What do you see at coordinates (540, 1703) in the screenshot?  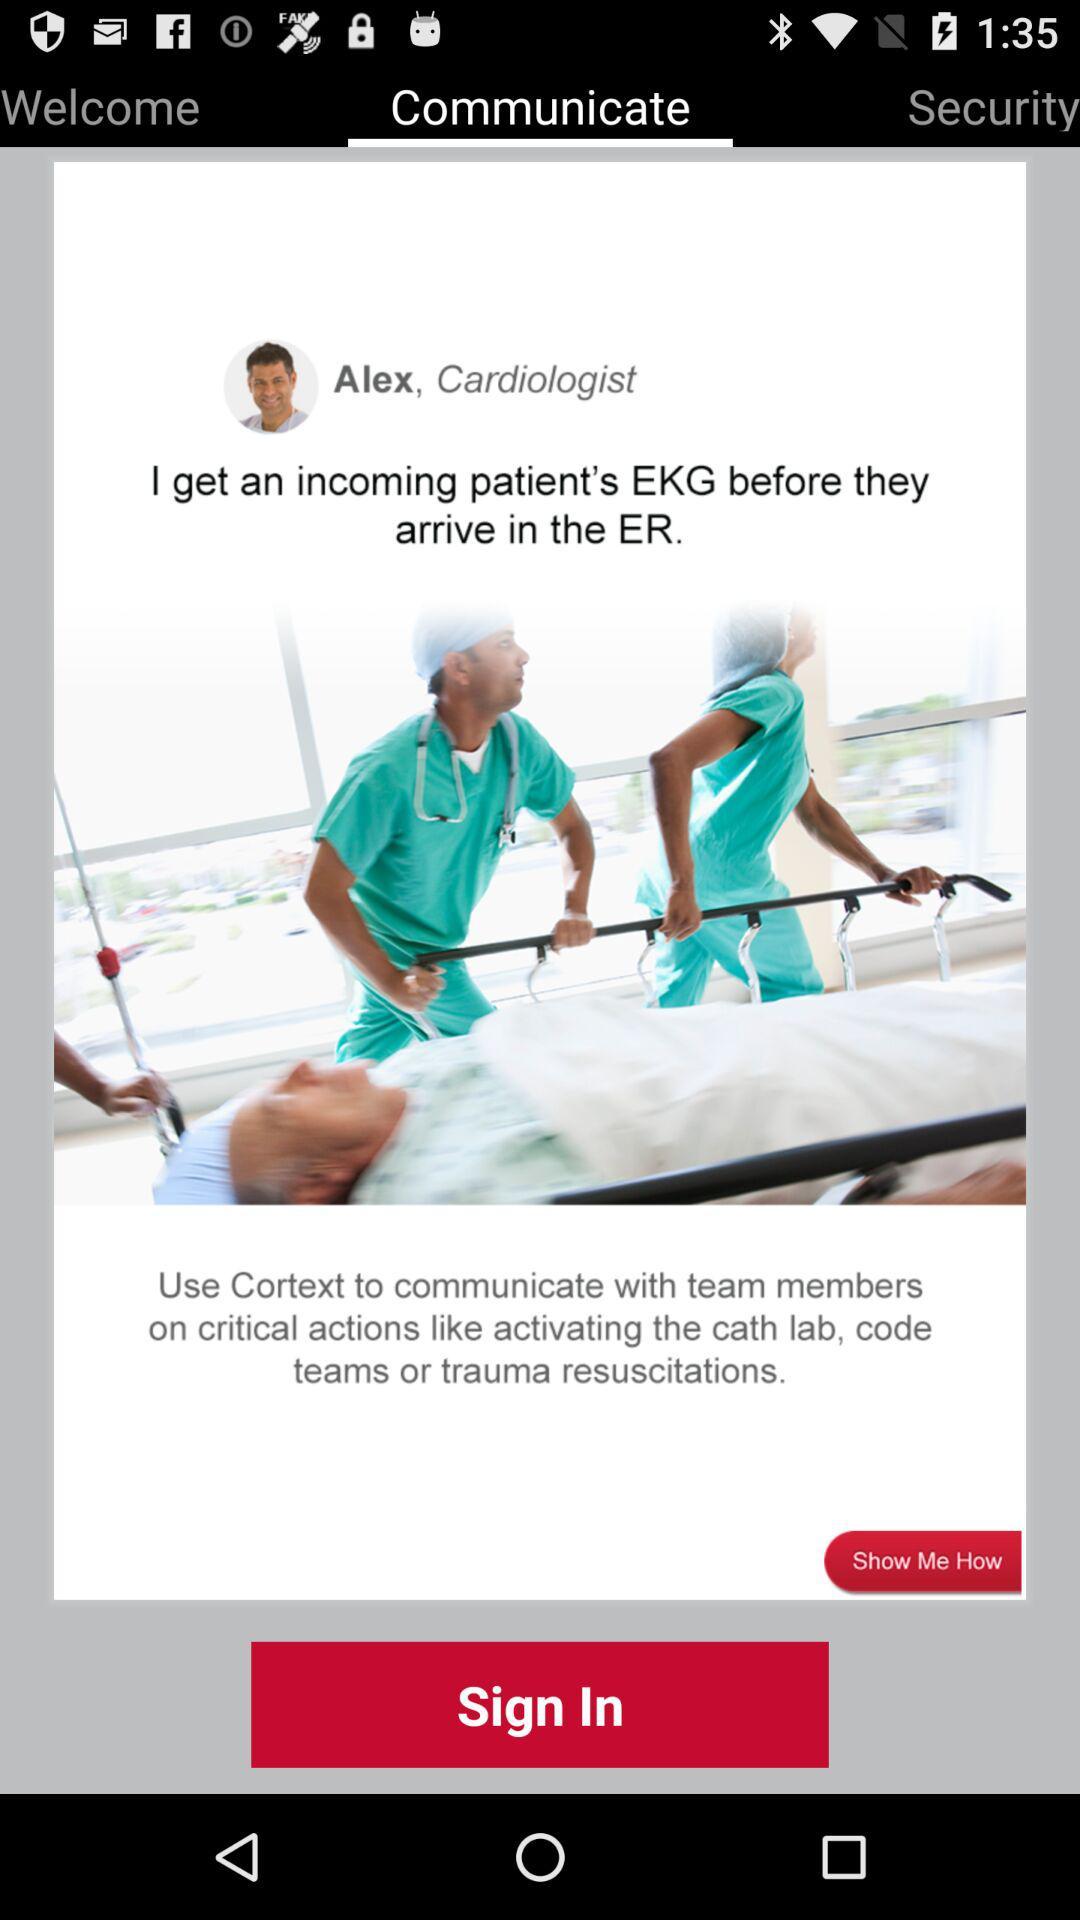 I see `the sign in button` at bounding box center [540, 1703].